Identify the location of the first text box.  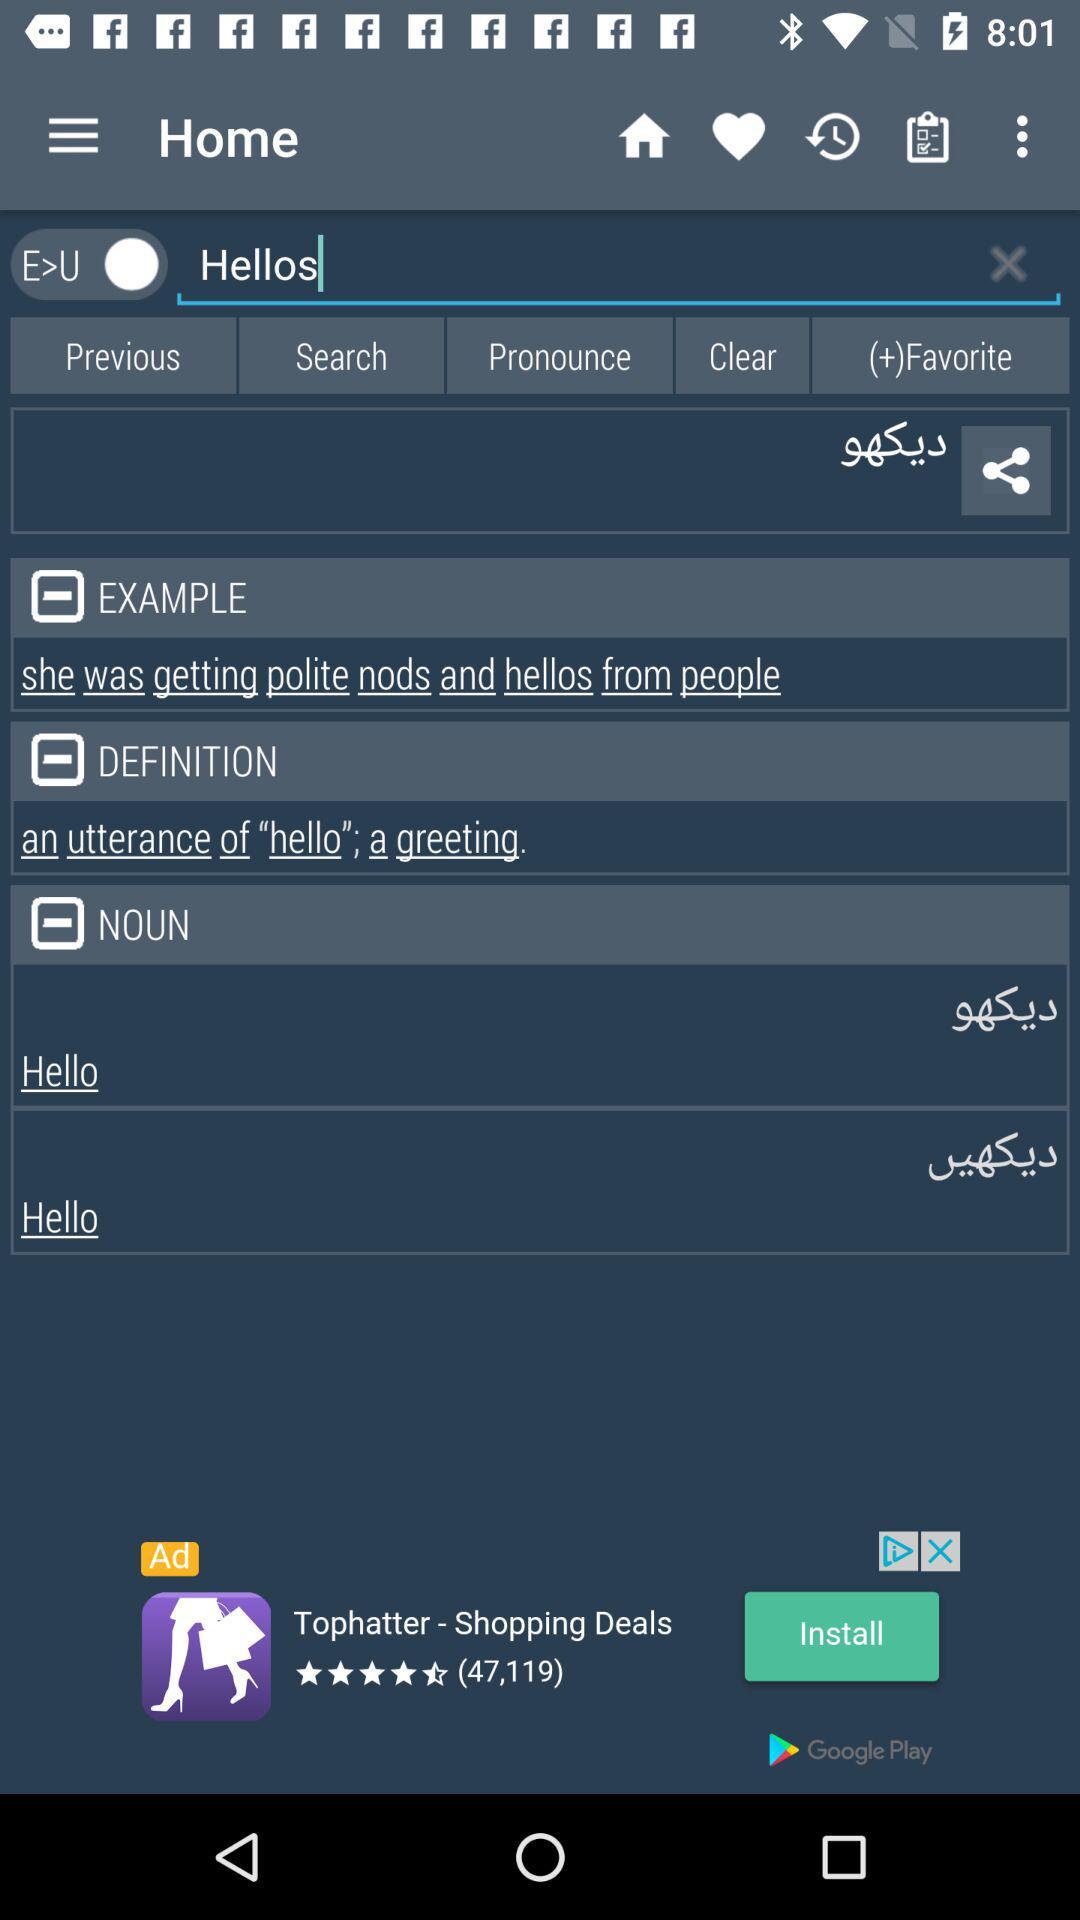
(617, 263).